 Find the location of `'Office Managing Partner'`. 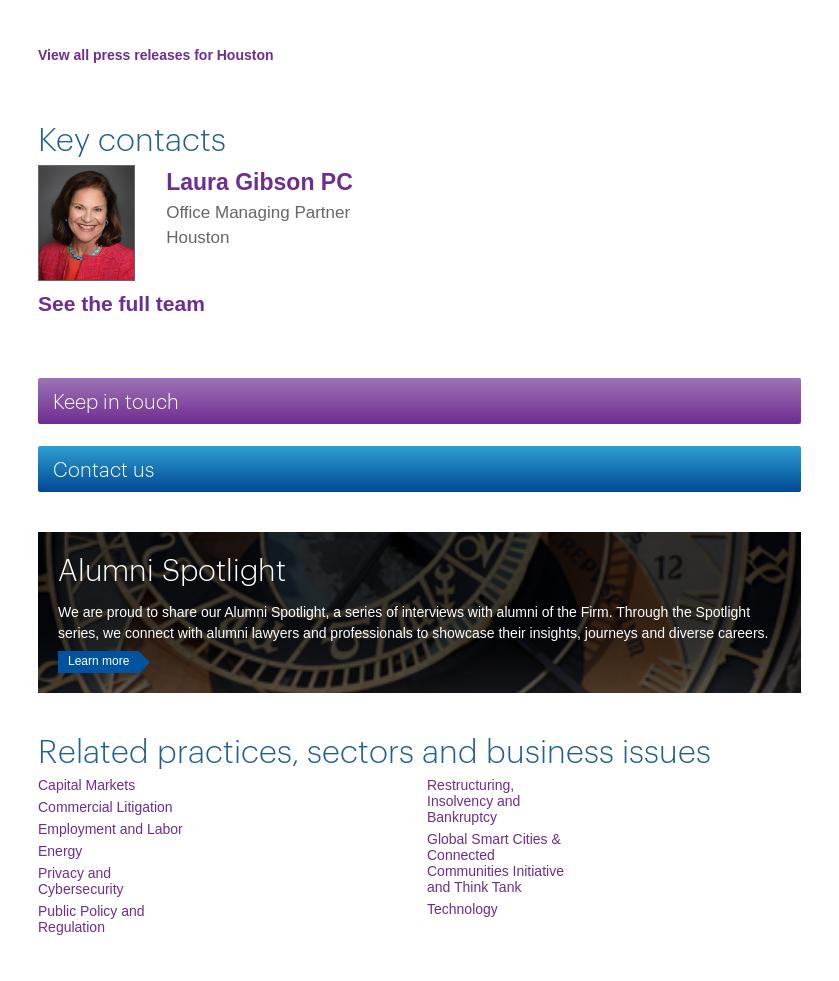

'Office Managing Partner' is located at coordinates (257, 210).